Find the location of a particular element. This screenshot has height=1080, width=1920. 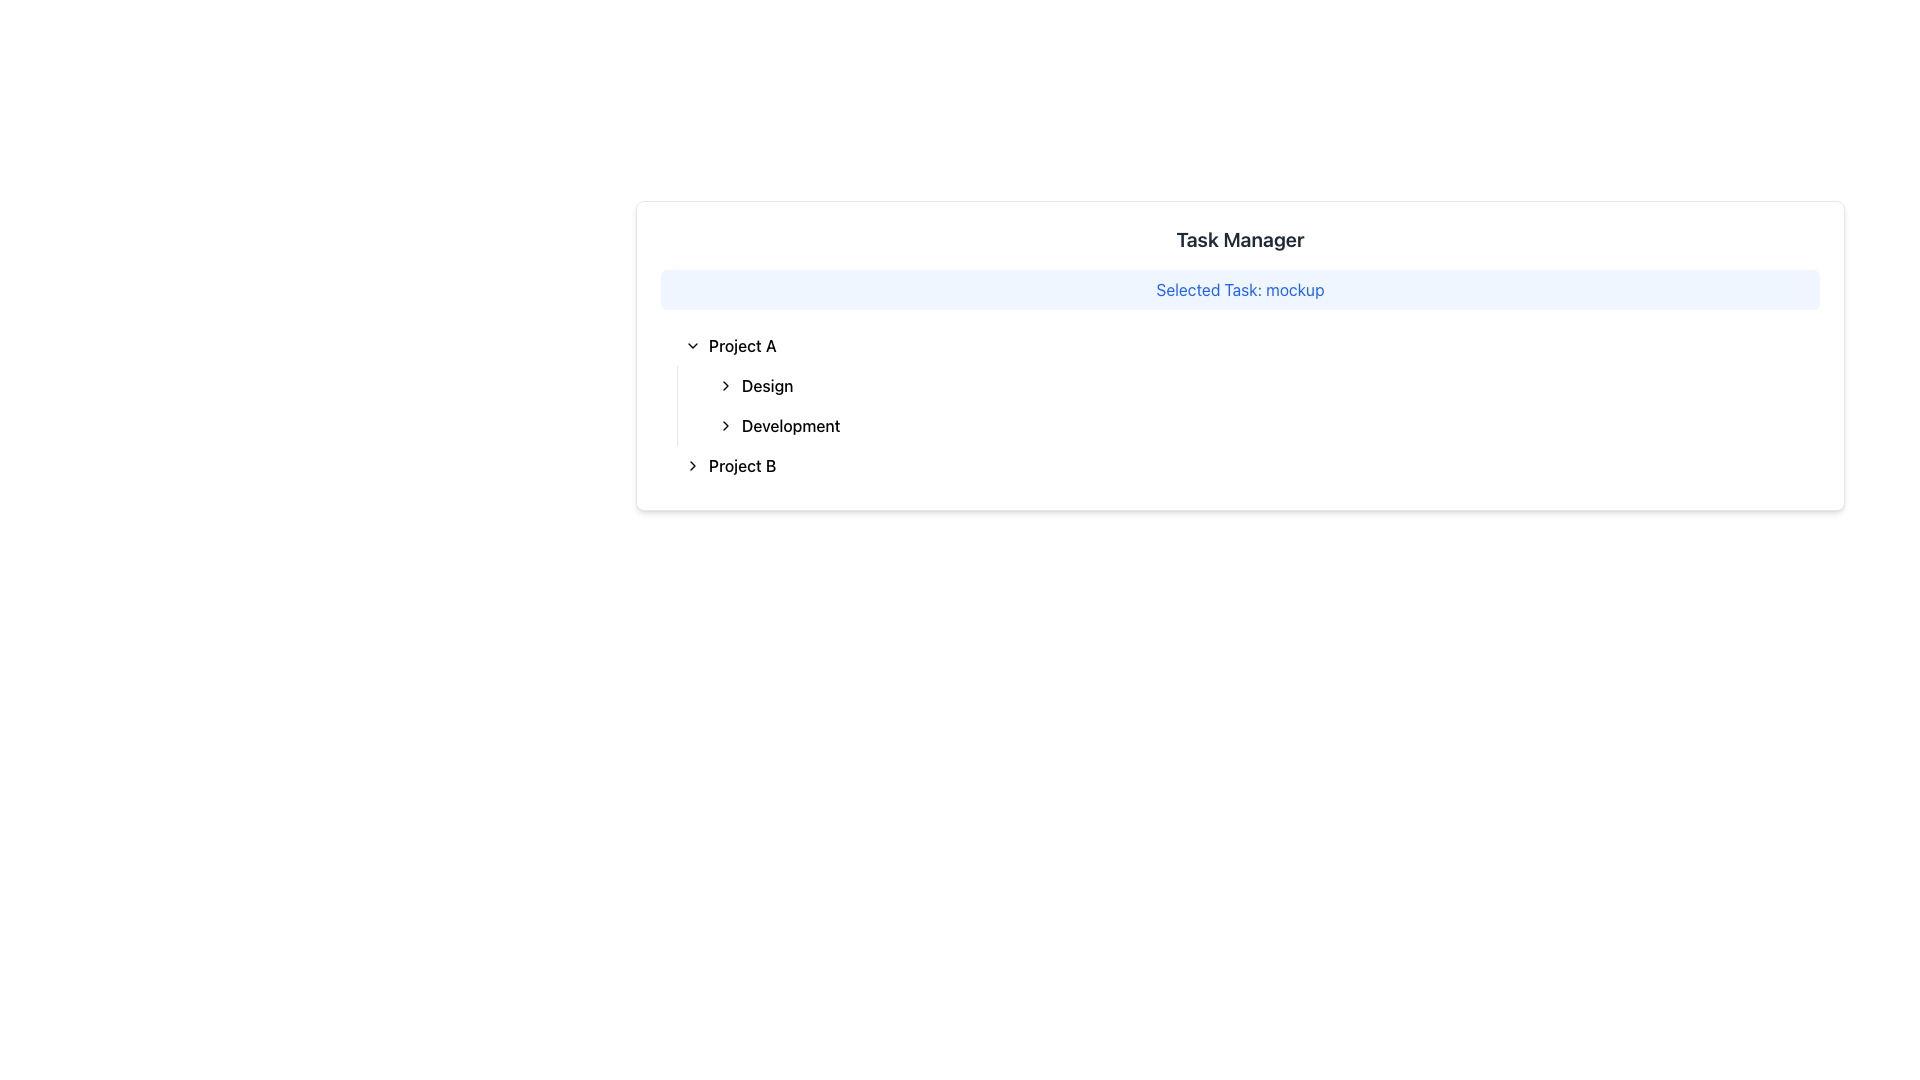

the list item entry for 'Project B' is located at coordinates (1247, 466).